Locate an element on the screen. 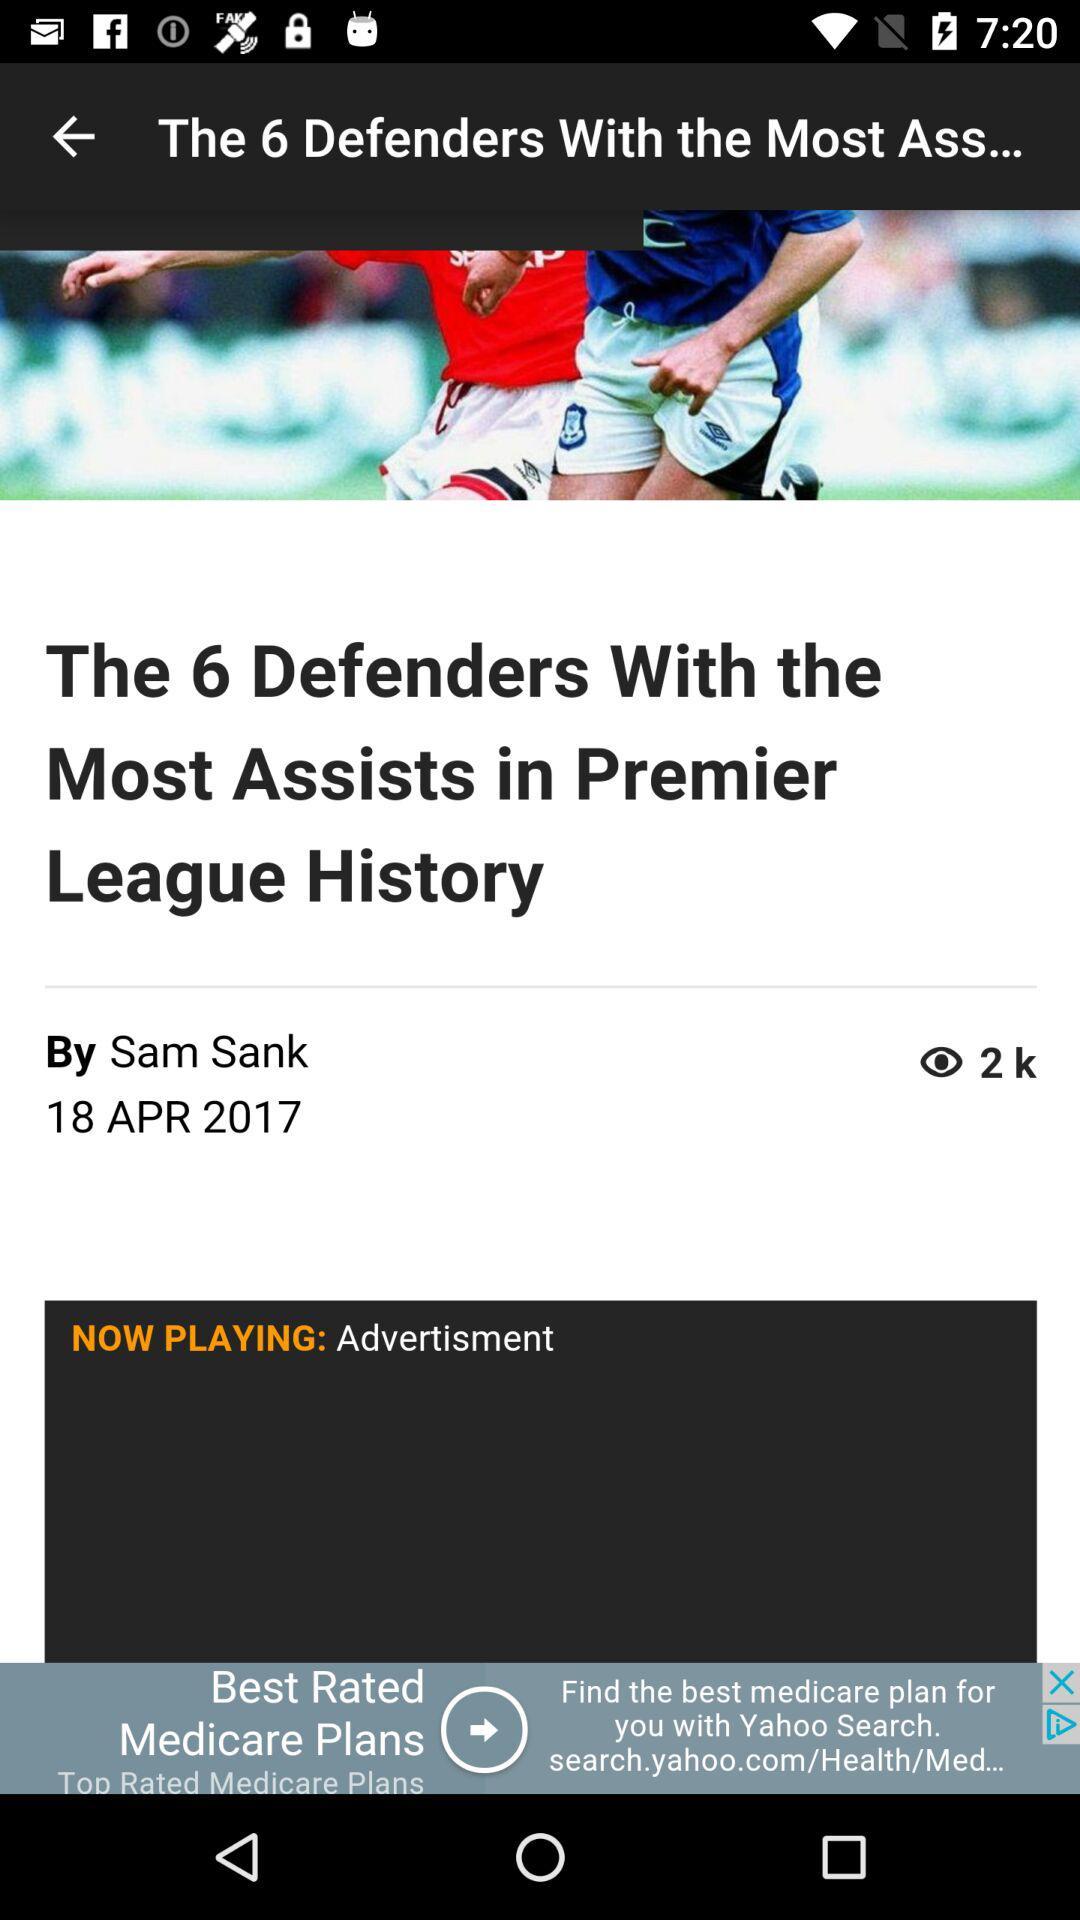 The height and width of the screenshot is (1920, 1080). advertisement is located at coordinates (540, 1727).